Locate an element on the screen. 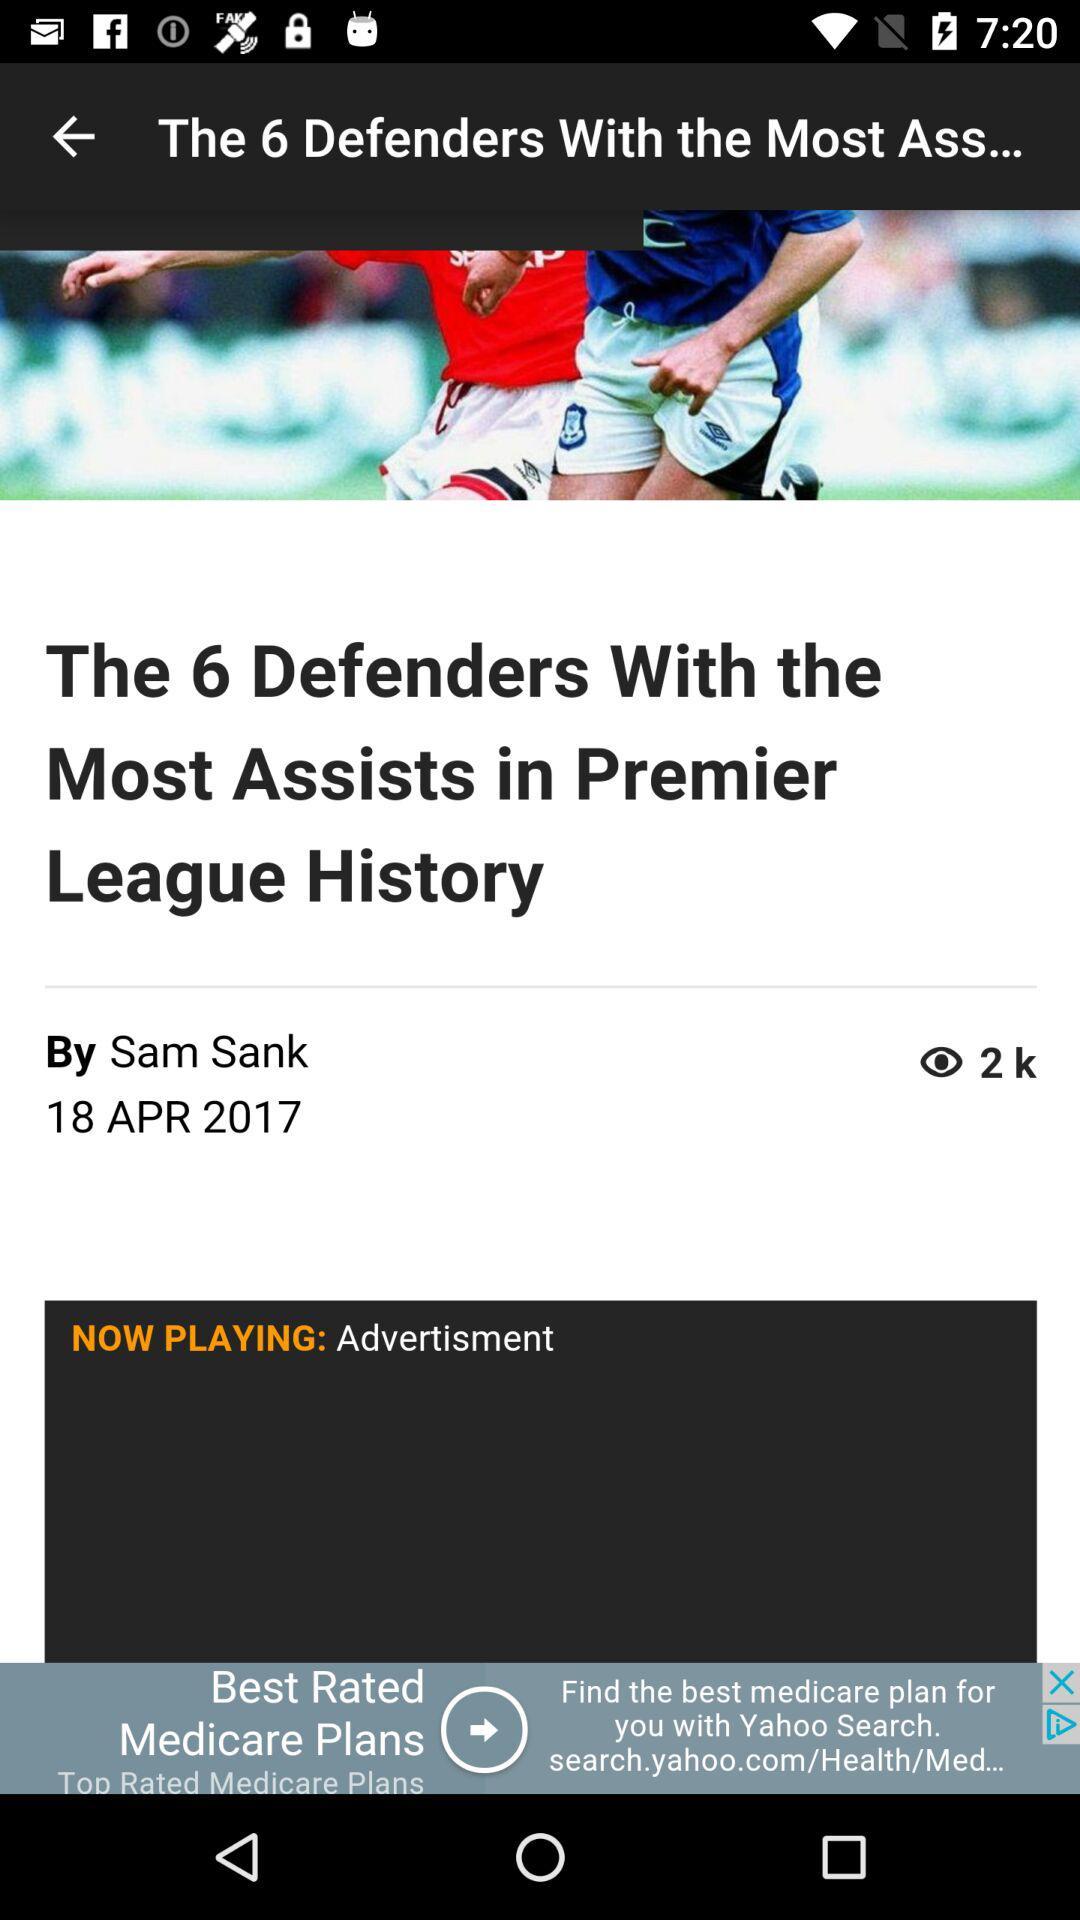 The height and width of the screenshot is (1920, 1080). advertisement is located at coordinates (540, 1727).